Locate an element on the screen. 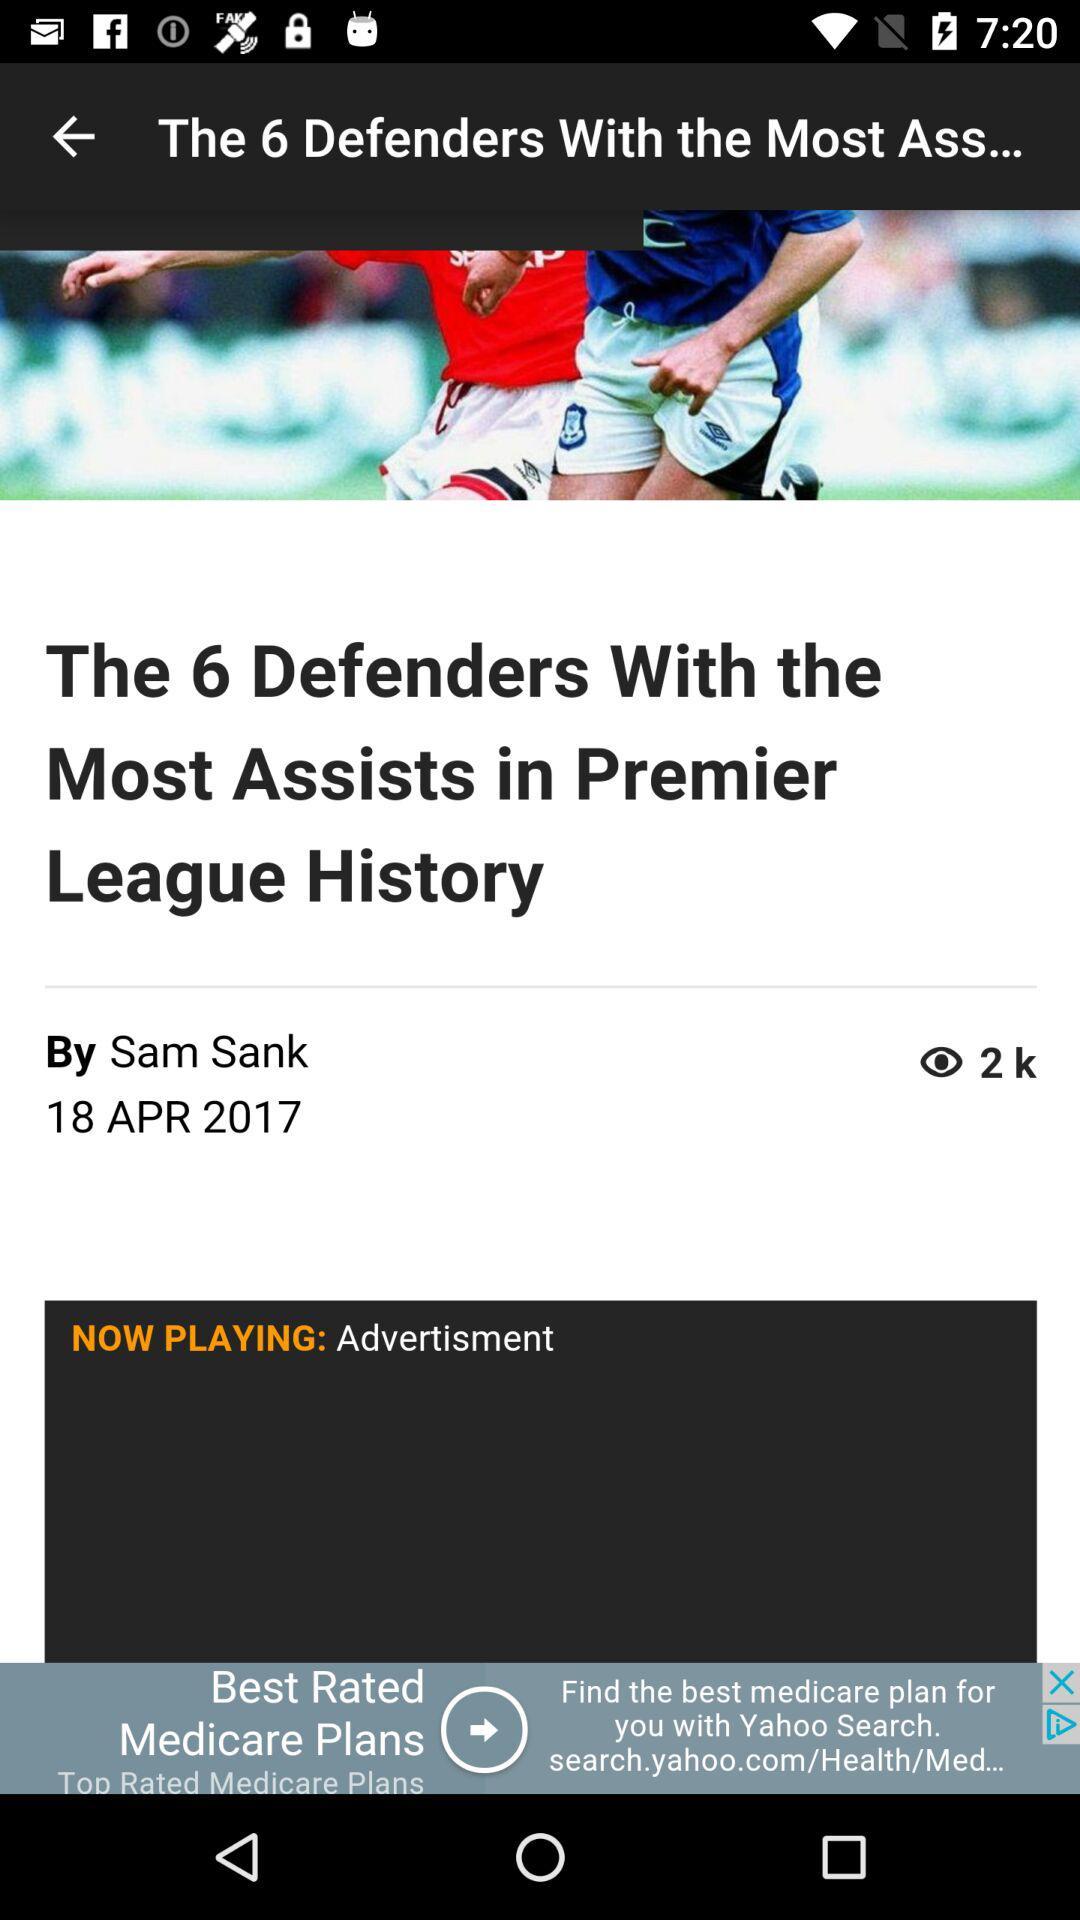 The height and width of the screenshot is (1920, 1080). advertisement is located at coordinates (540, 1727).